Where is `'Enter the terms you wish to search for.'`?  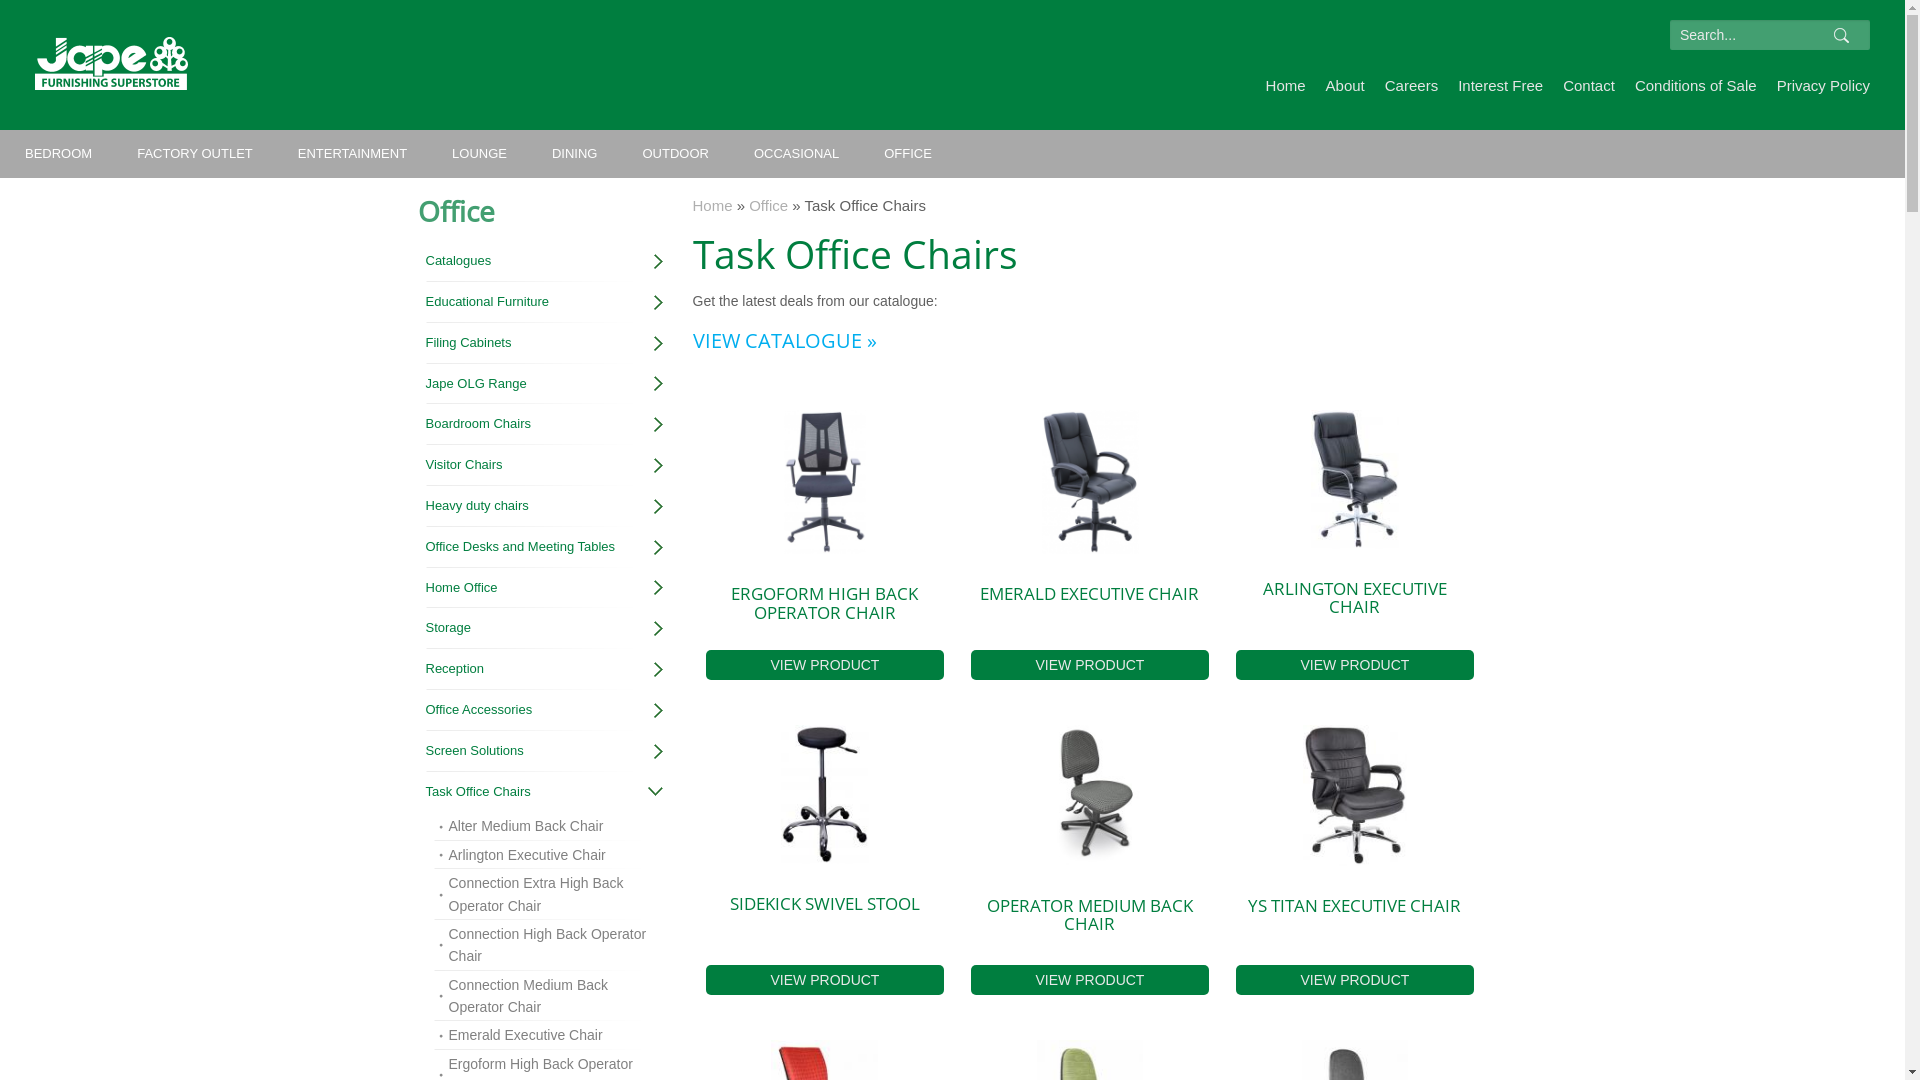
'Enter the terms you wish to search for.' is located at coordinates (1770, 34).